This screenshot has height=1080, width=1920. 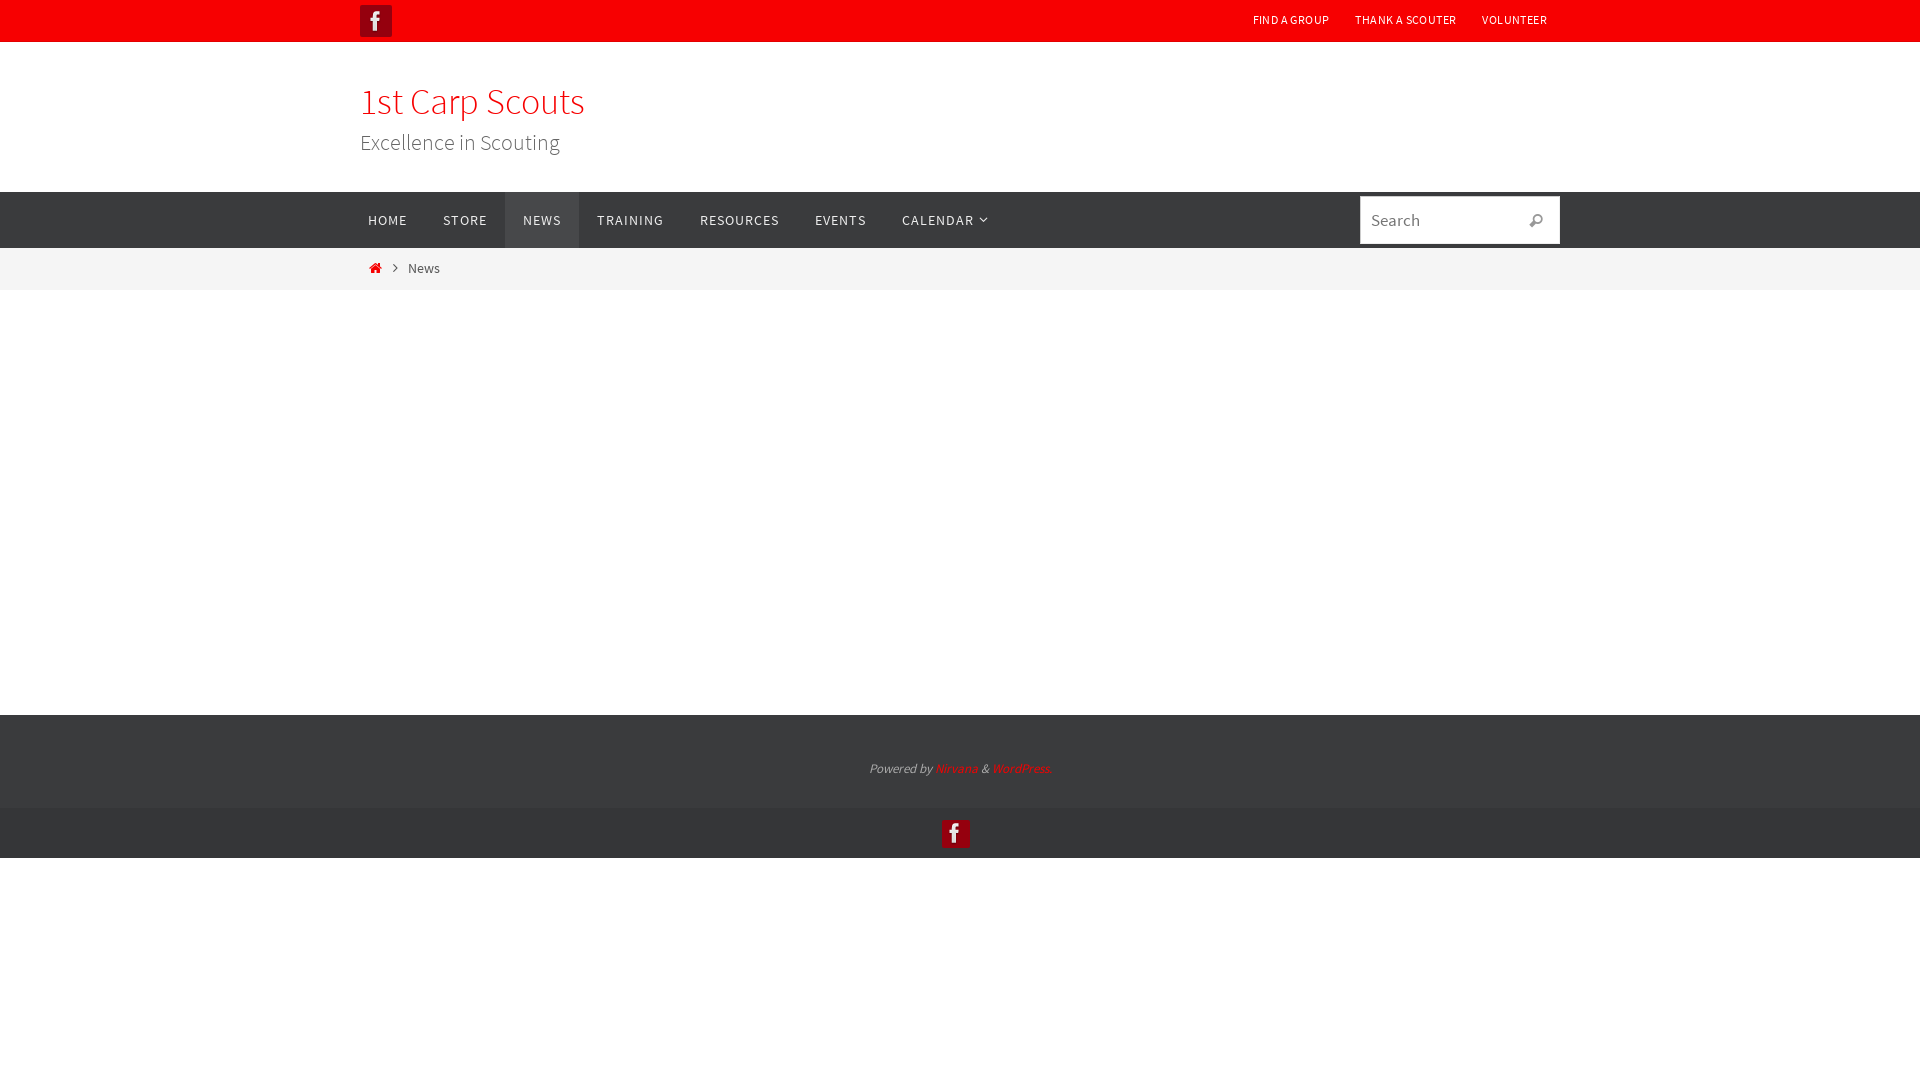 I want to click on 'VOLUNTEER', so click(x=1514, y=19).